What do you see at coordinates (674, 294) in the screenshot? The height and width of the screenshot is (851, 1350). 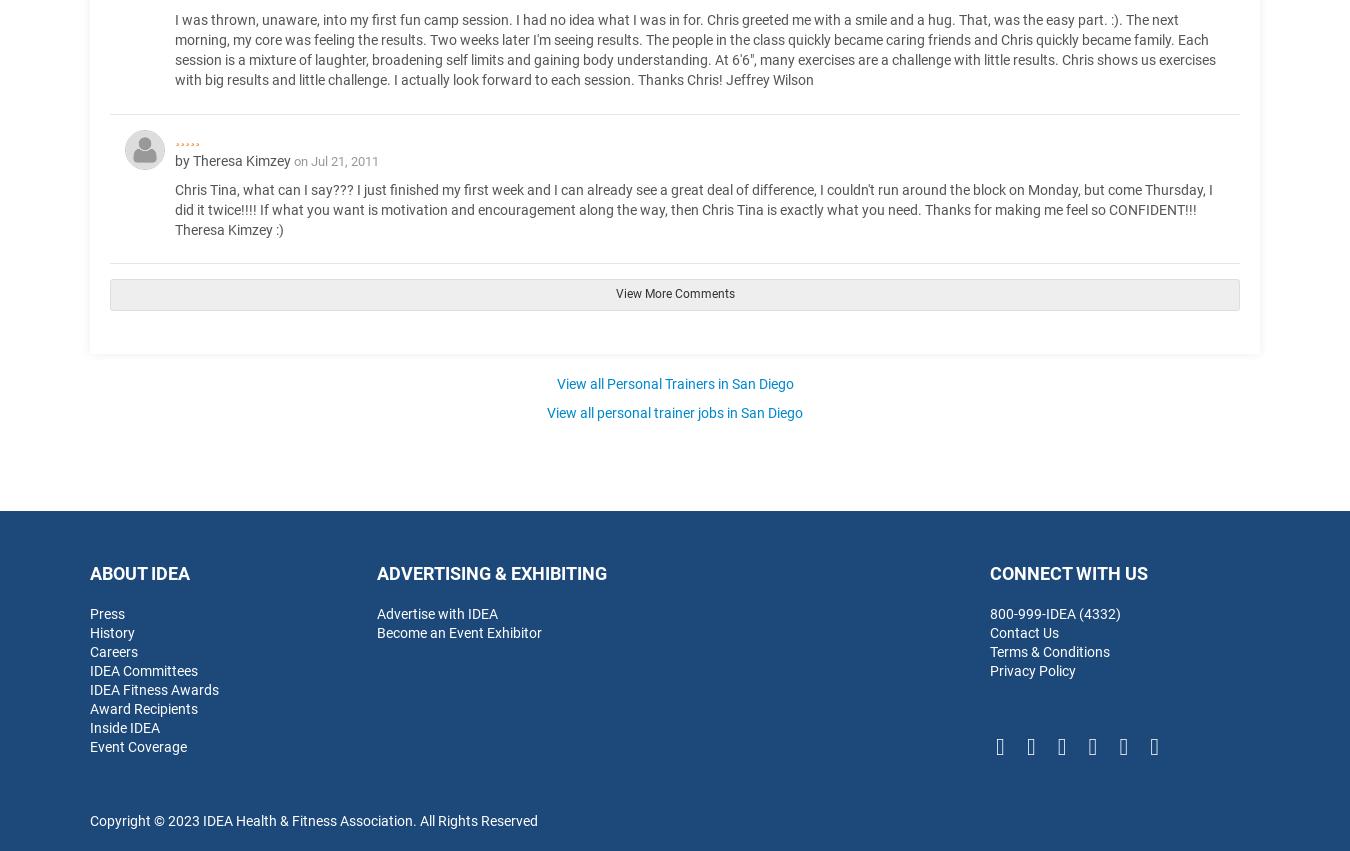 I see `'View More Comments'` at bounding box center [674, 294].